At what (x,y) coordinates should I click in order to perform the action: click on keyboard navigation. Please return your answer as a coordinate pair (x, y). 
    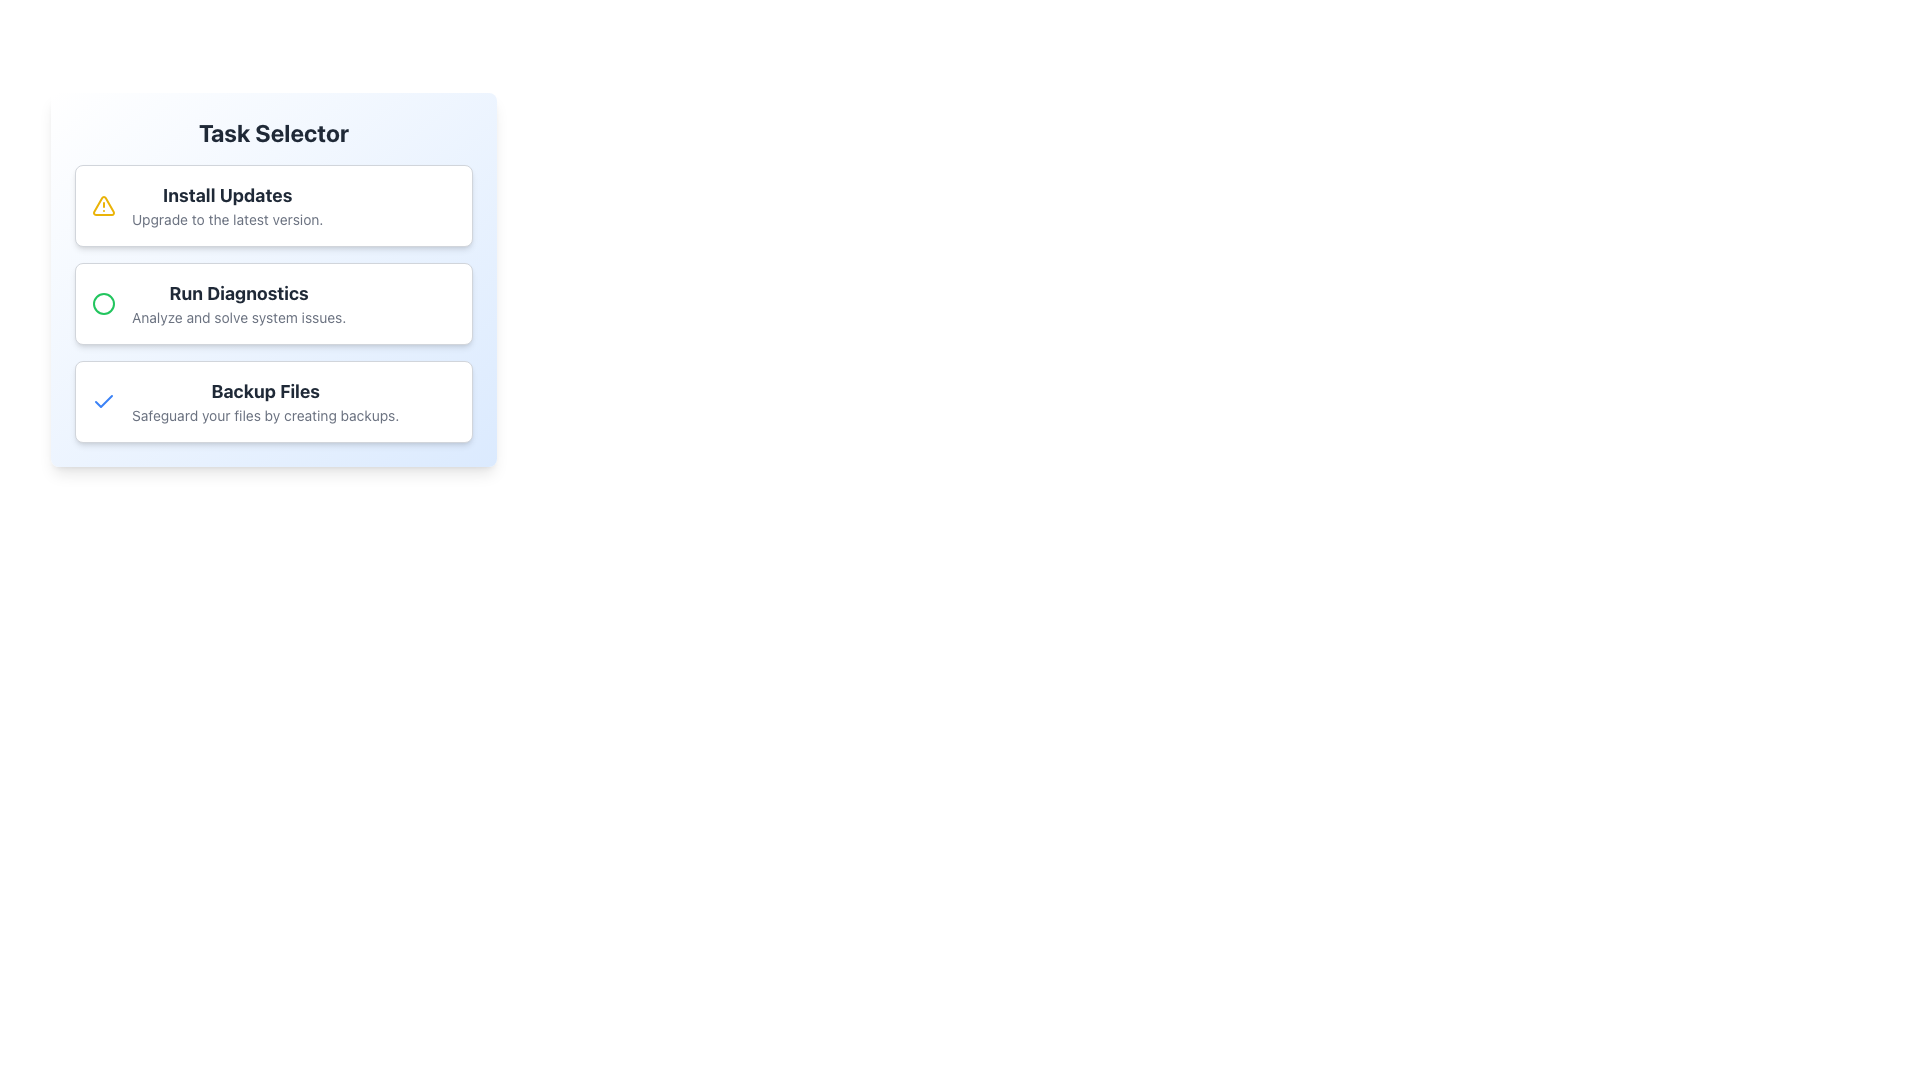
    Looking at the image, I should click on (272, 304).